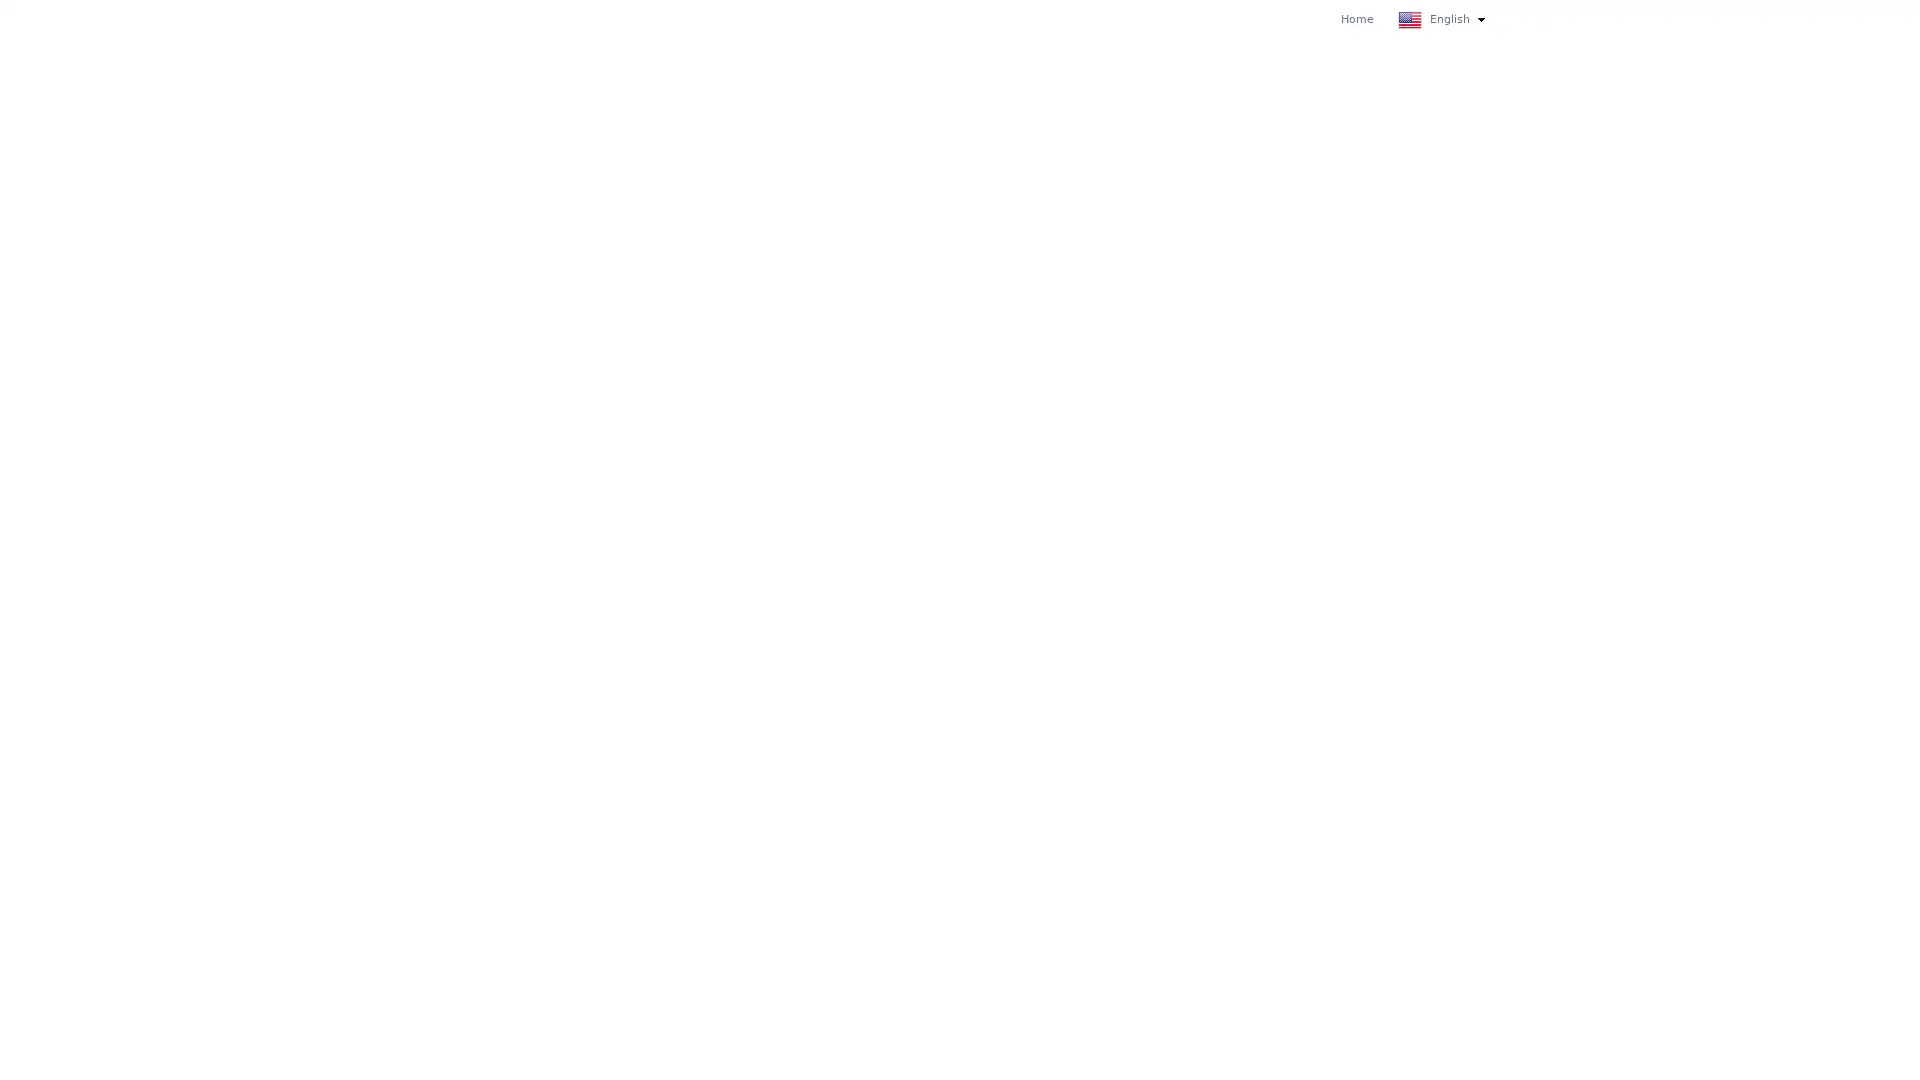  What do you see at coordinates (1478, 18) in the screenshot?
I see `Submit search` at bounding box center [1478, 18].